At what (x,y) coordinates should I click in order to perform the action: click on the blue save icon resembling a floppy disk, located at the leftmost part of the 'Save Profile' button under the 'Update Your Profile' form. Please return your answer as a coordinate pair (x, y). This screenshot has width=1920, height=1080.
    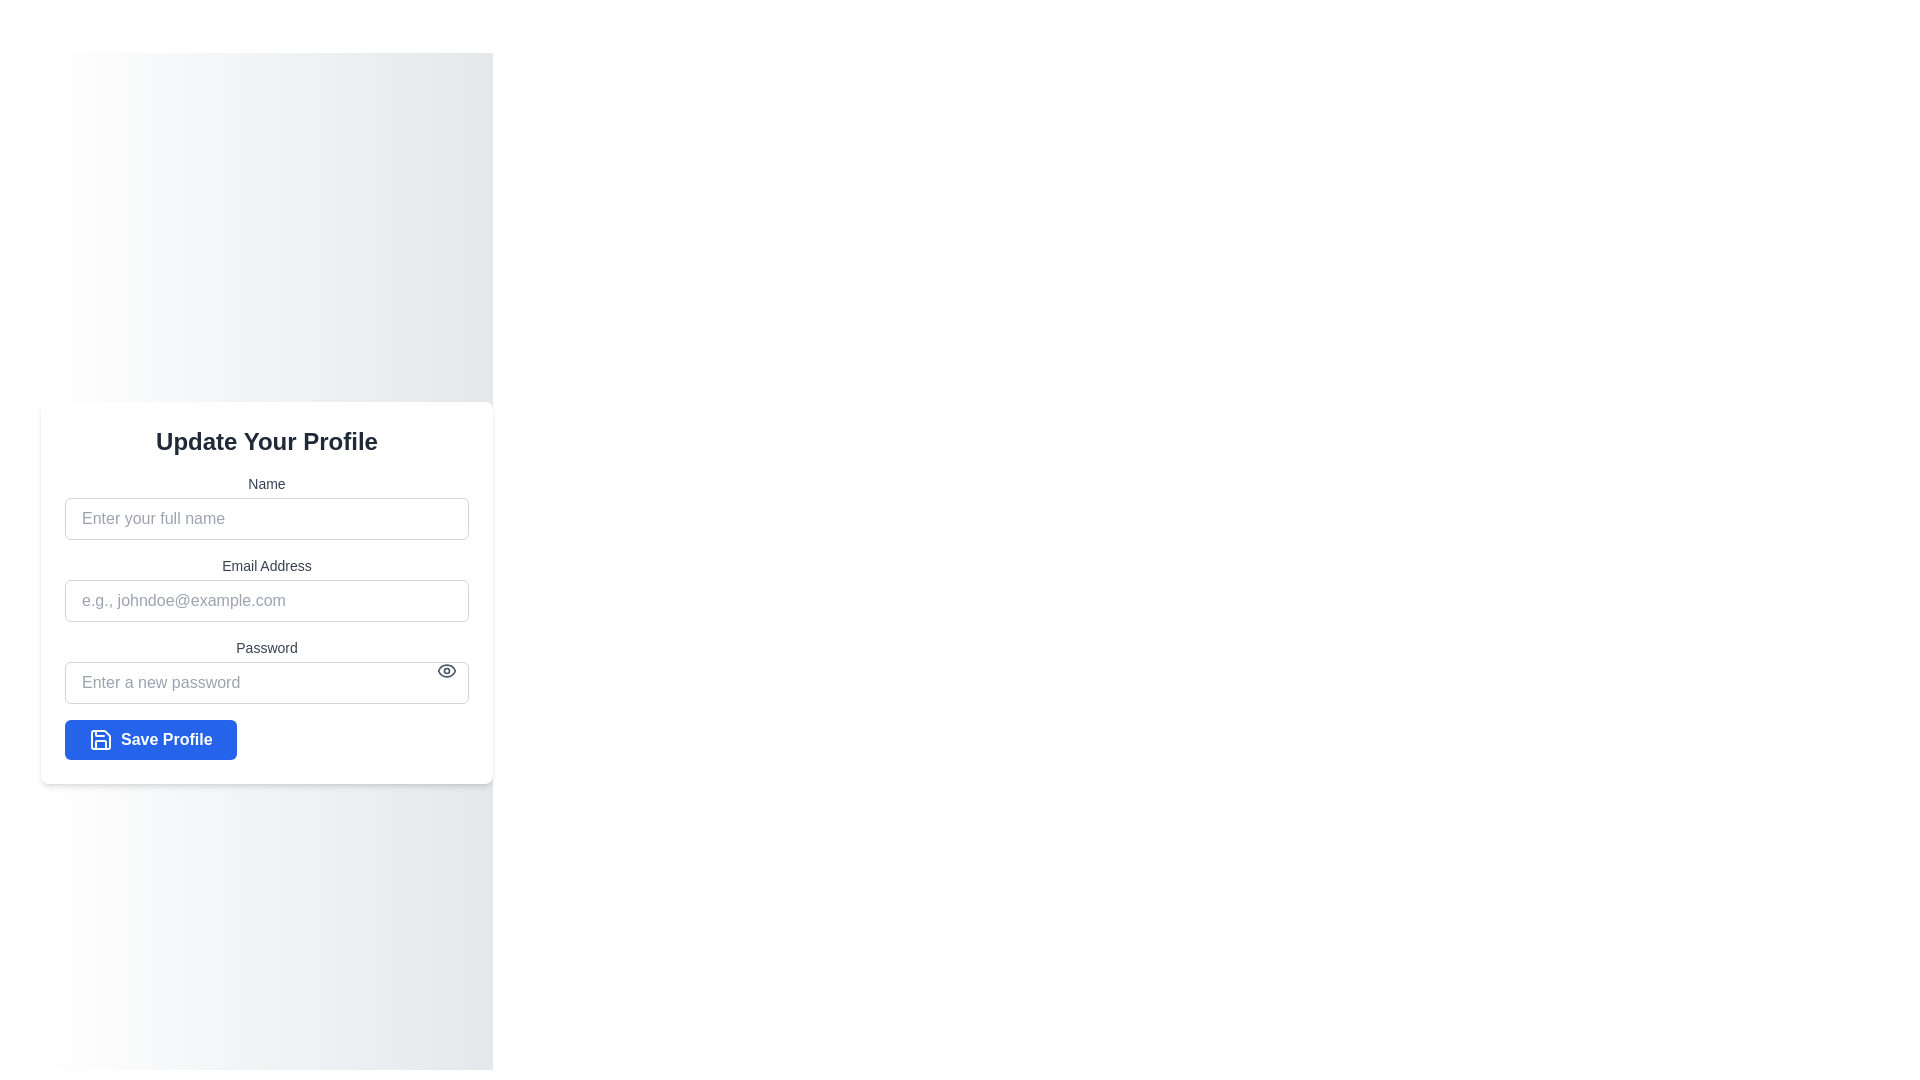
    Looking at the image, I should click on (99, 740).